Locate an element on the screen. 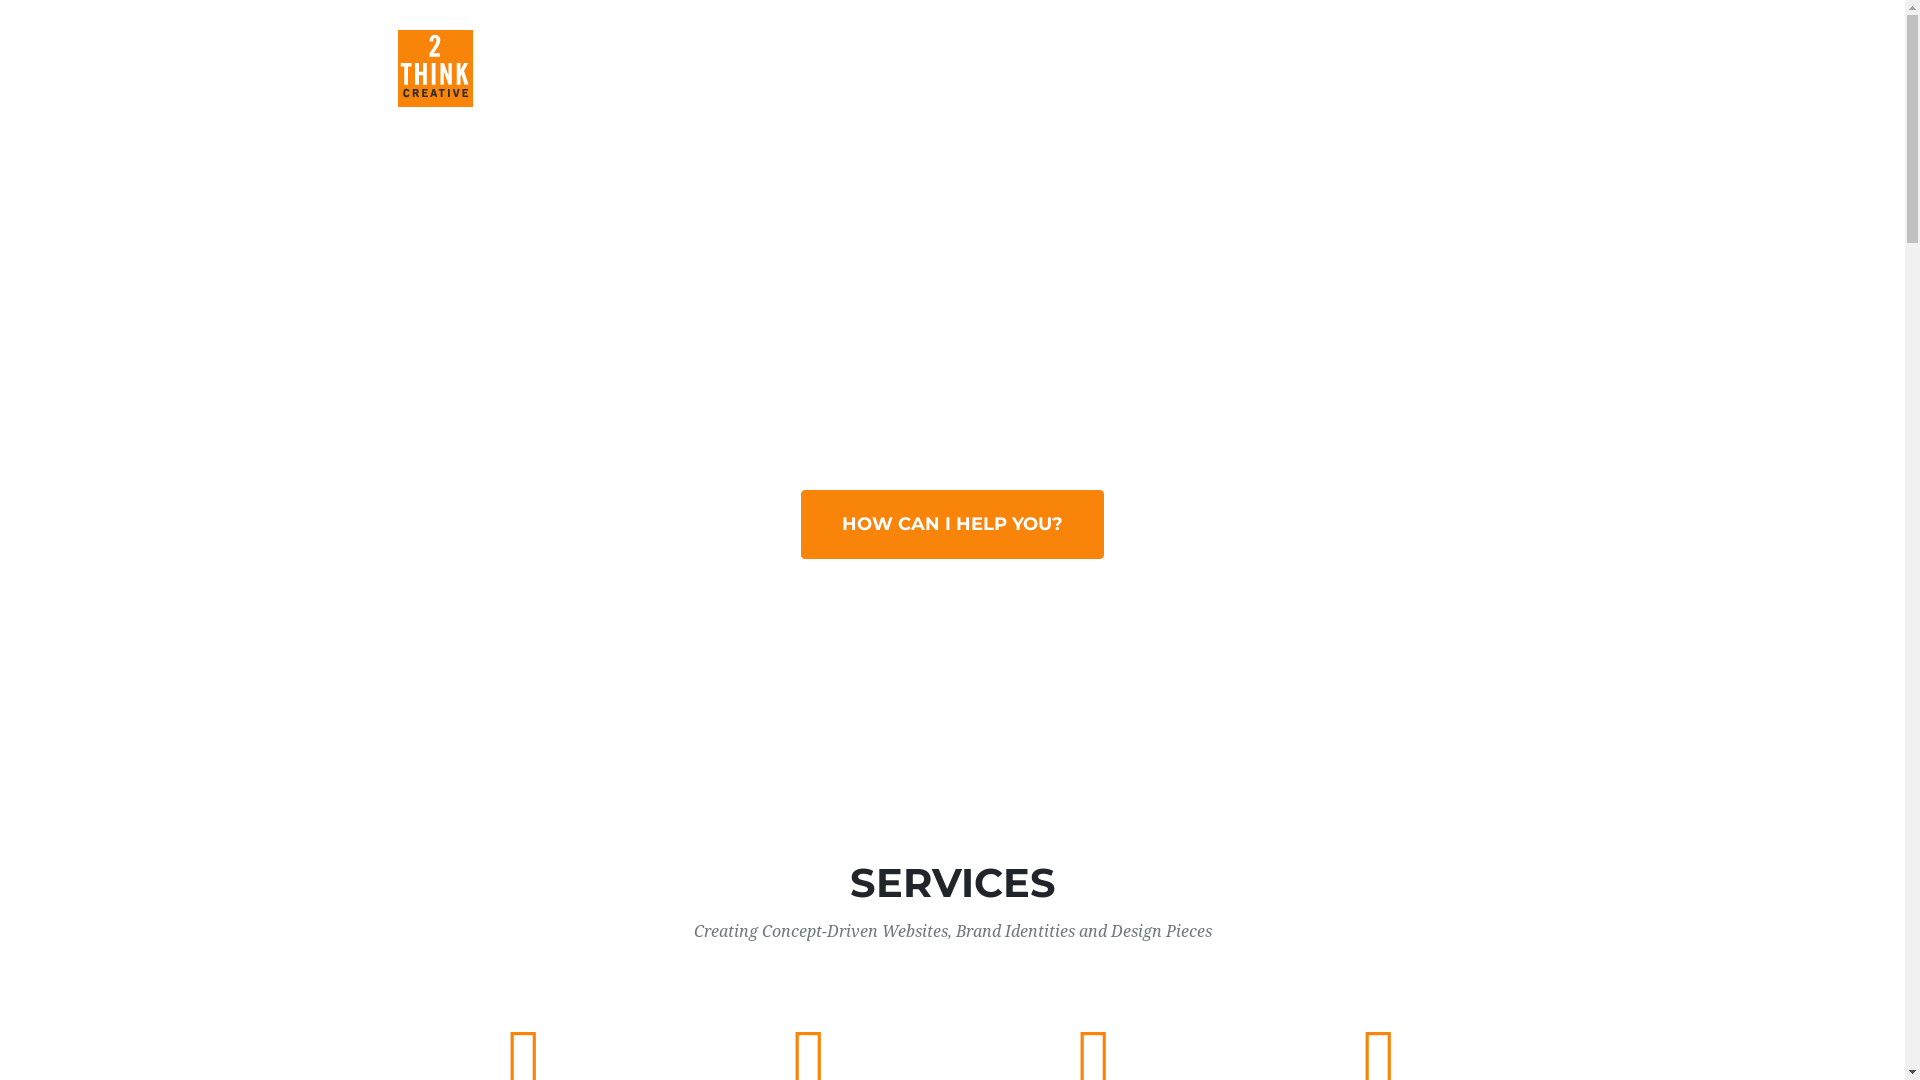 The height and width of the screenshot is (1080, 1920). 'ABOUT' is located at coordinates (1218, 67).